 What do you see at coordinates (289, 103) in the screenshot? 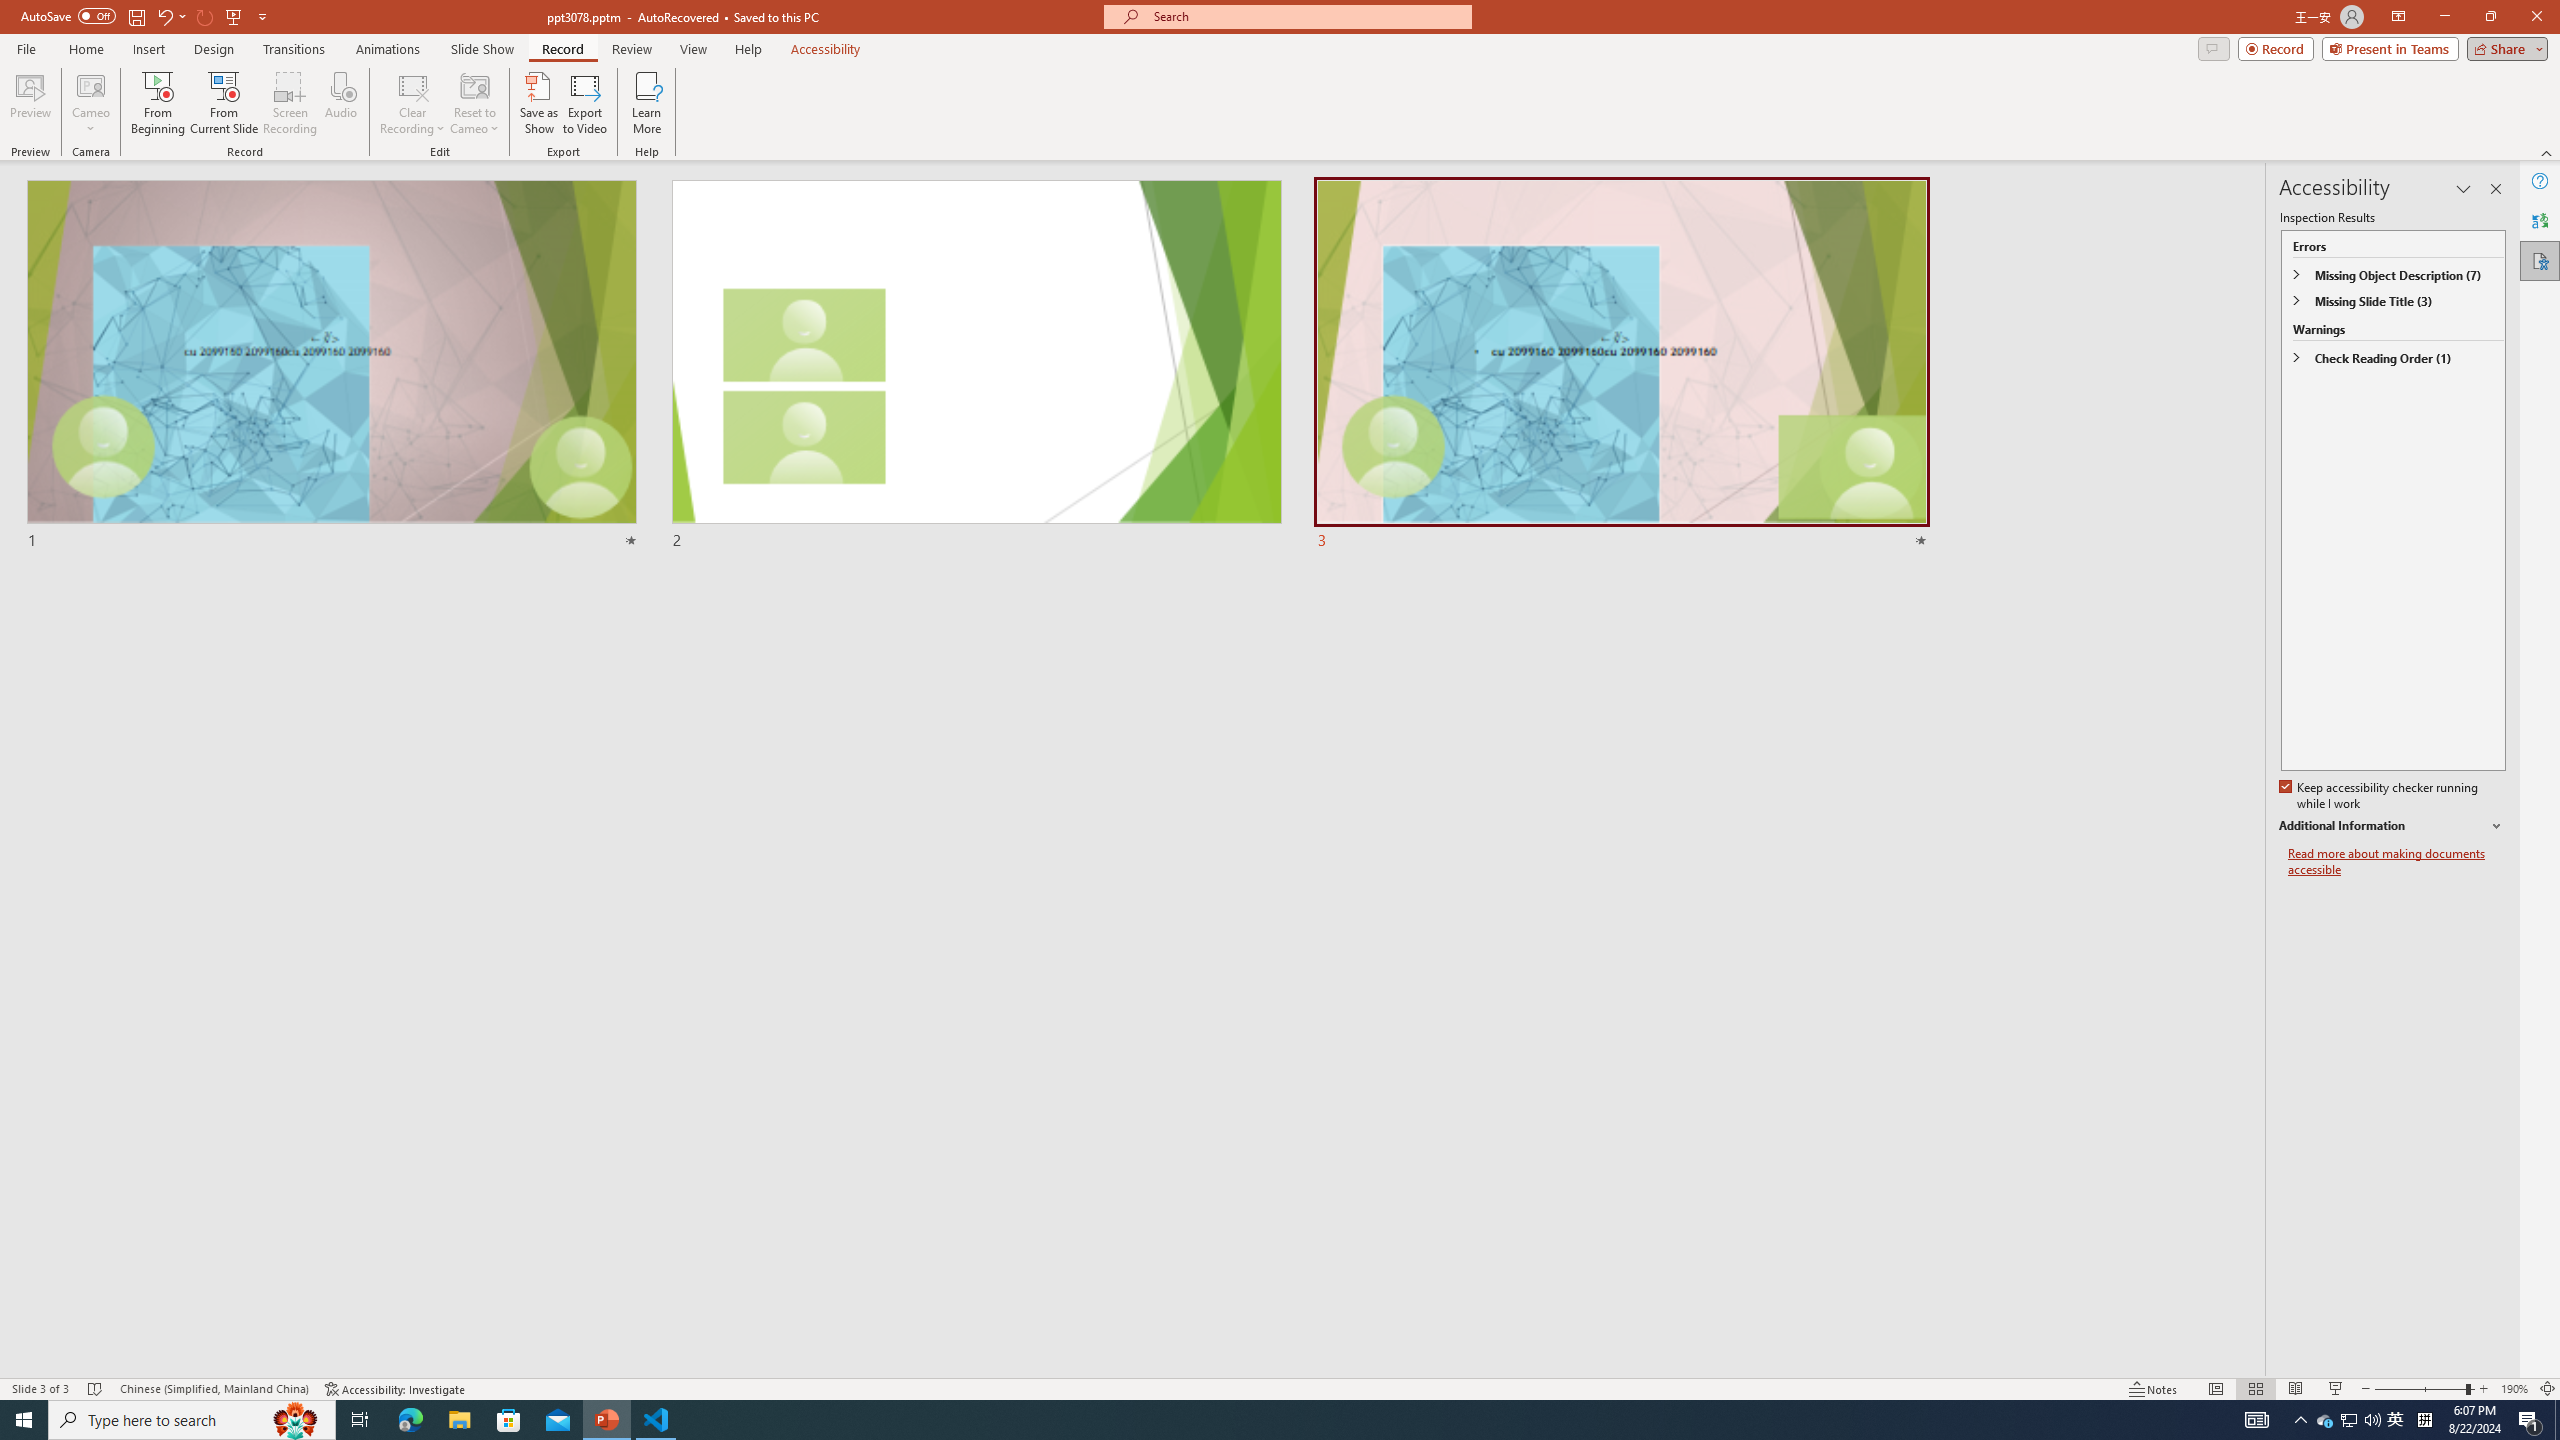
I see `'Screen Recording'` at bounding box center [289, 103].